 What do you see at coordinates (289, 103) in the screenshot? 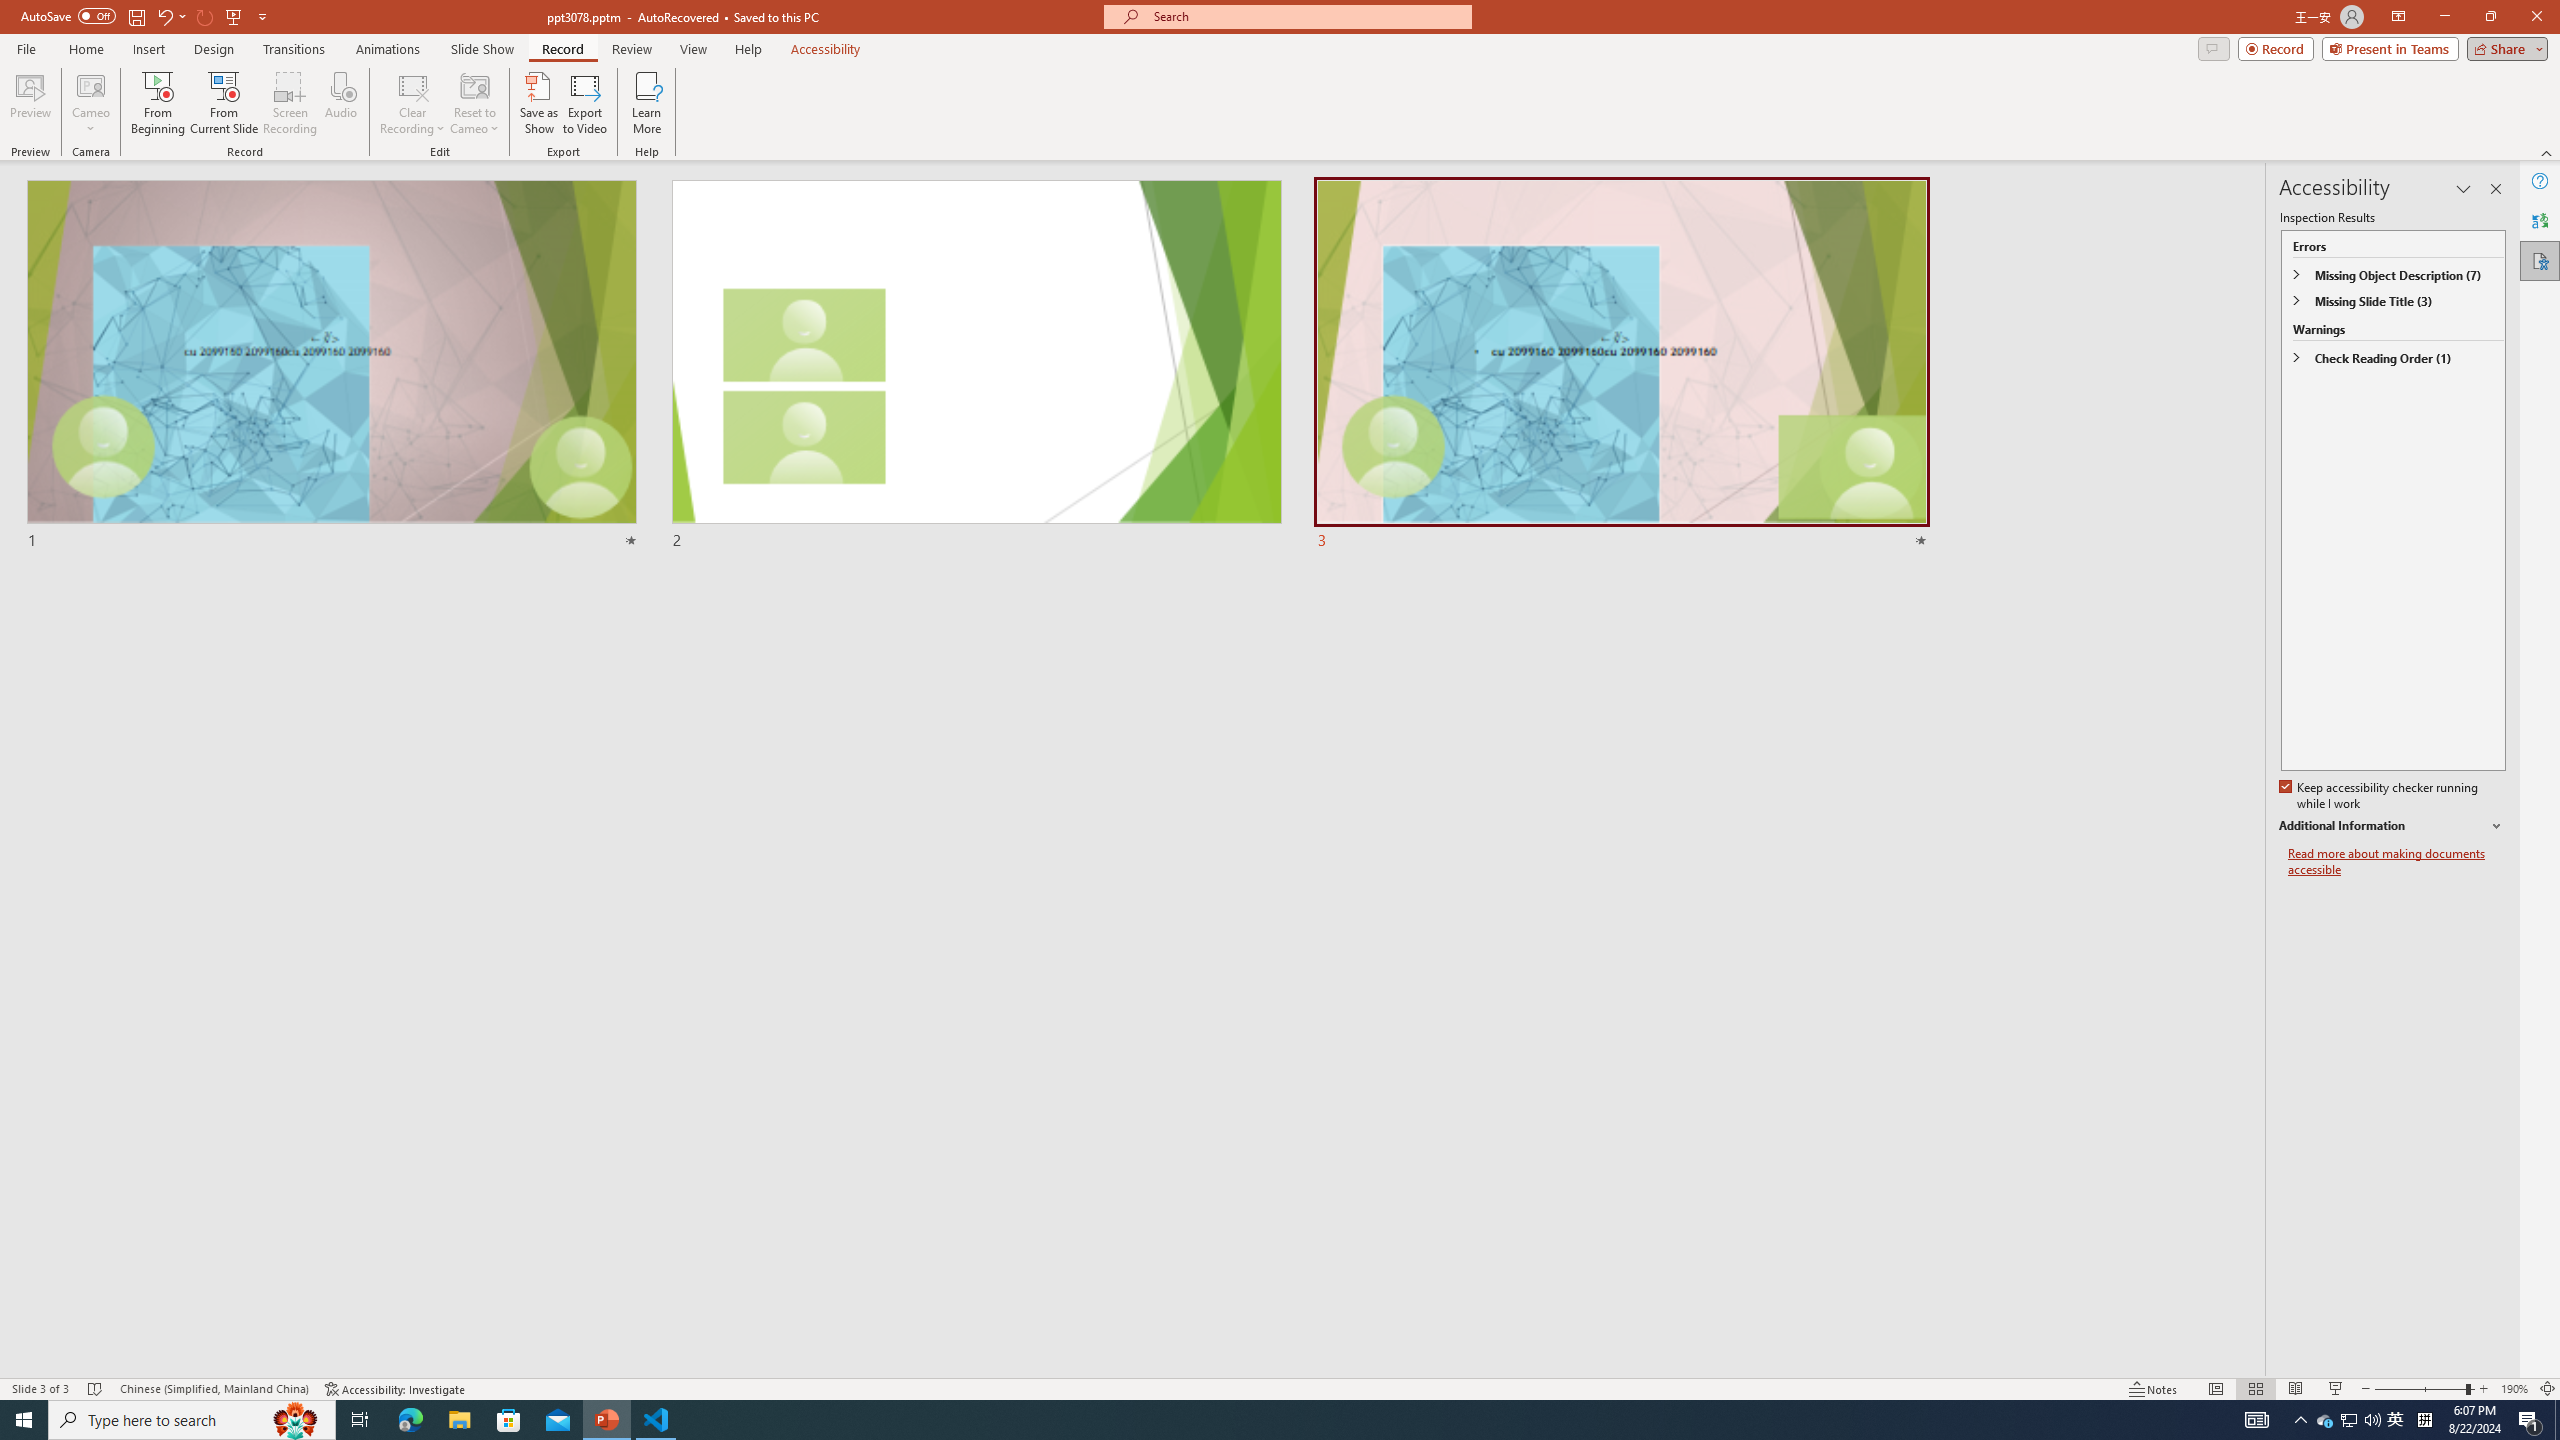
I see `'Screen Recording'` at bounding box center [289, 103].